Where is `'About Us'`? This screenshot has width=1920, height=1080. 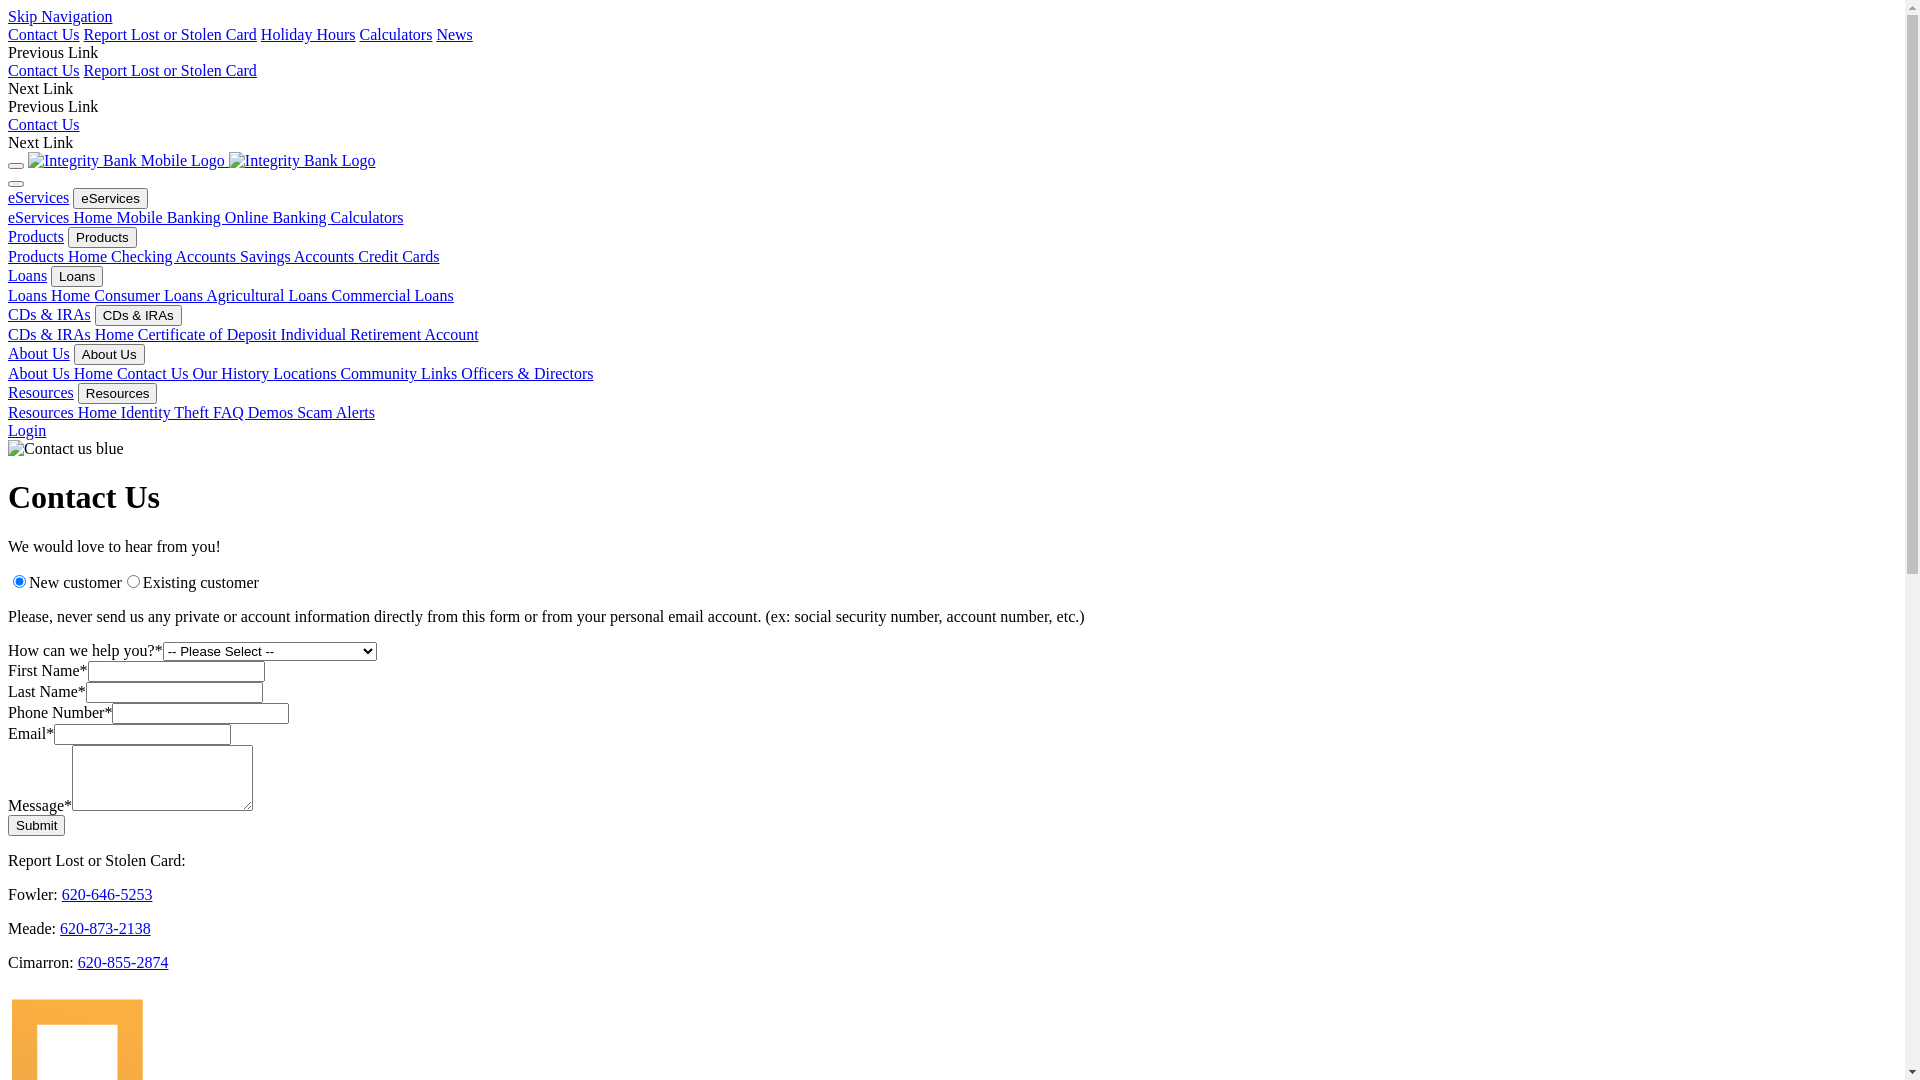 'About Us' is located at coordinates (38, 352).